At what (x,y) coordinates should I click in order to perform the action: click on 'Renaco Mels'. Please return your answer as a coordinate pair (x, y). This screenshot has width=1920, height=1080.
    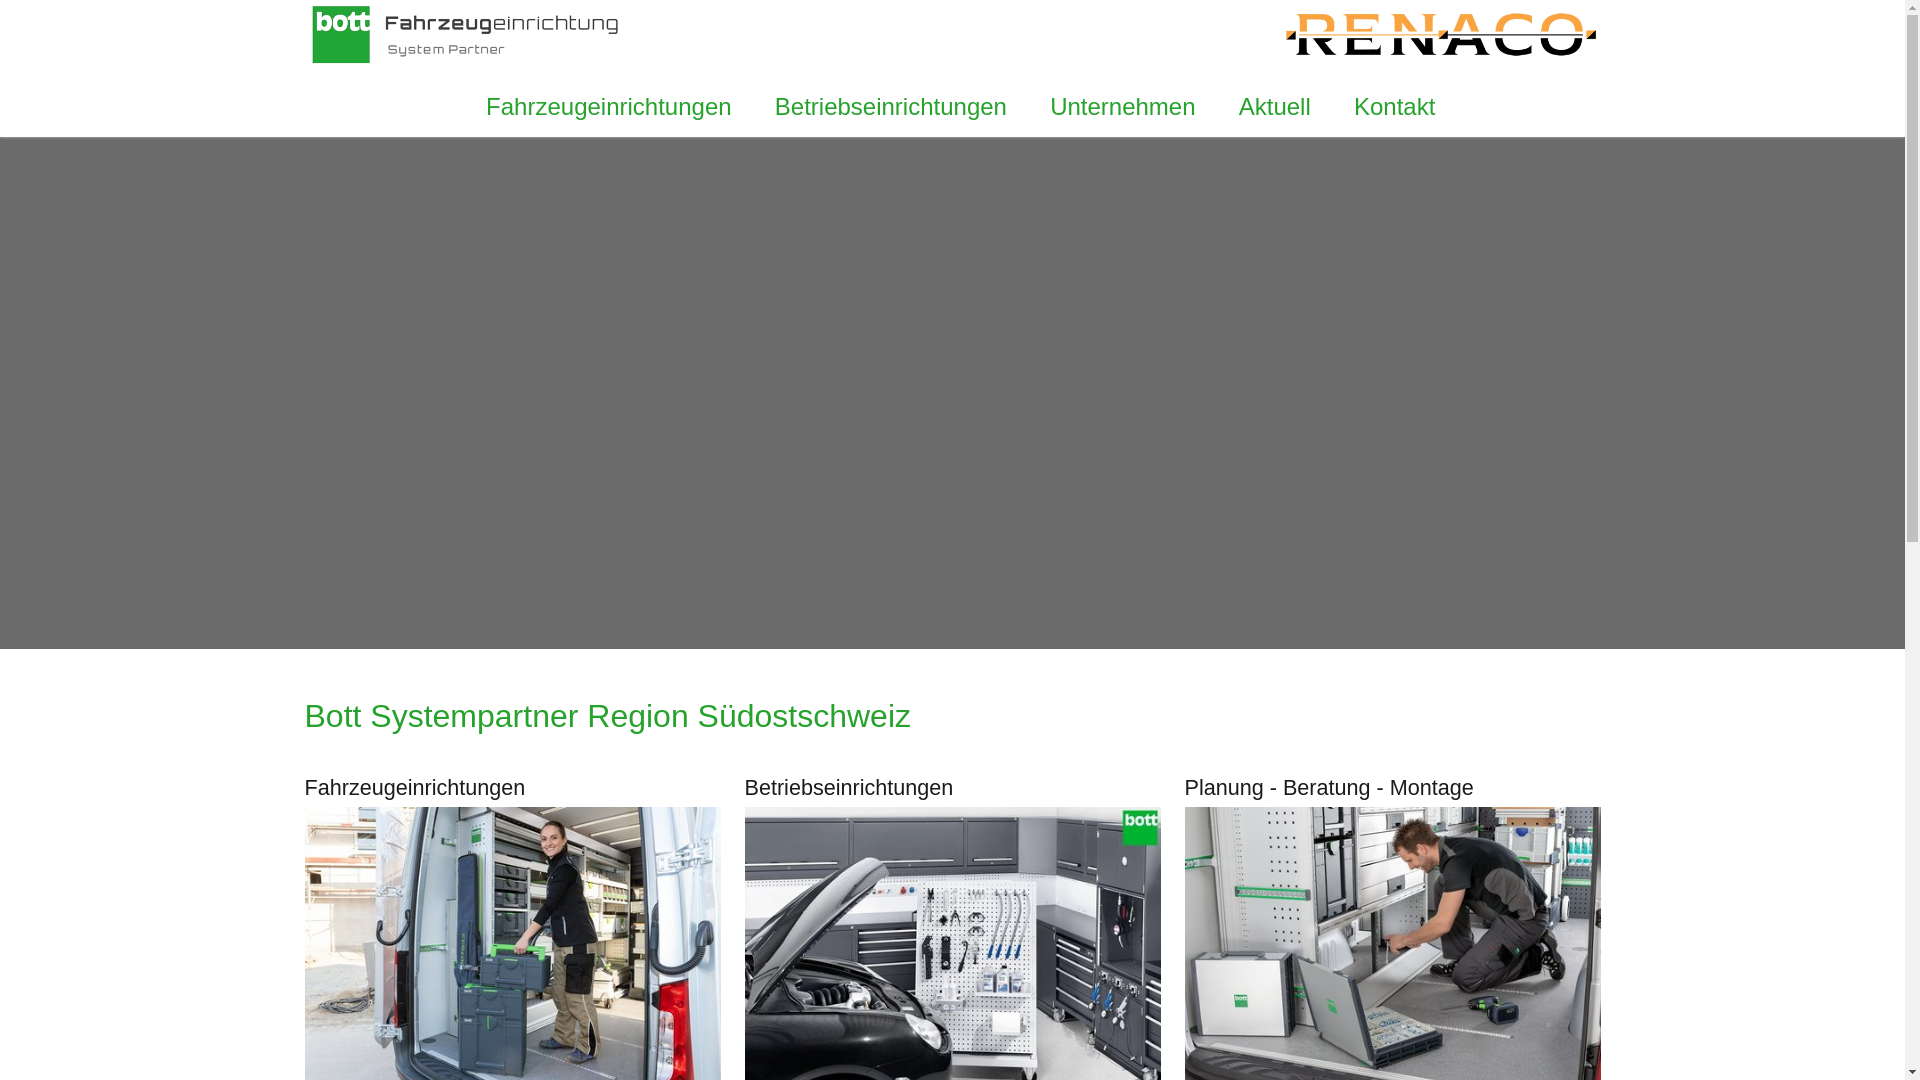
    Looking at the image, I should click on (1440, 34).